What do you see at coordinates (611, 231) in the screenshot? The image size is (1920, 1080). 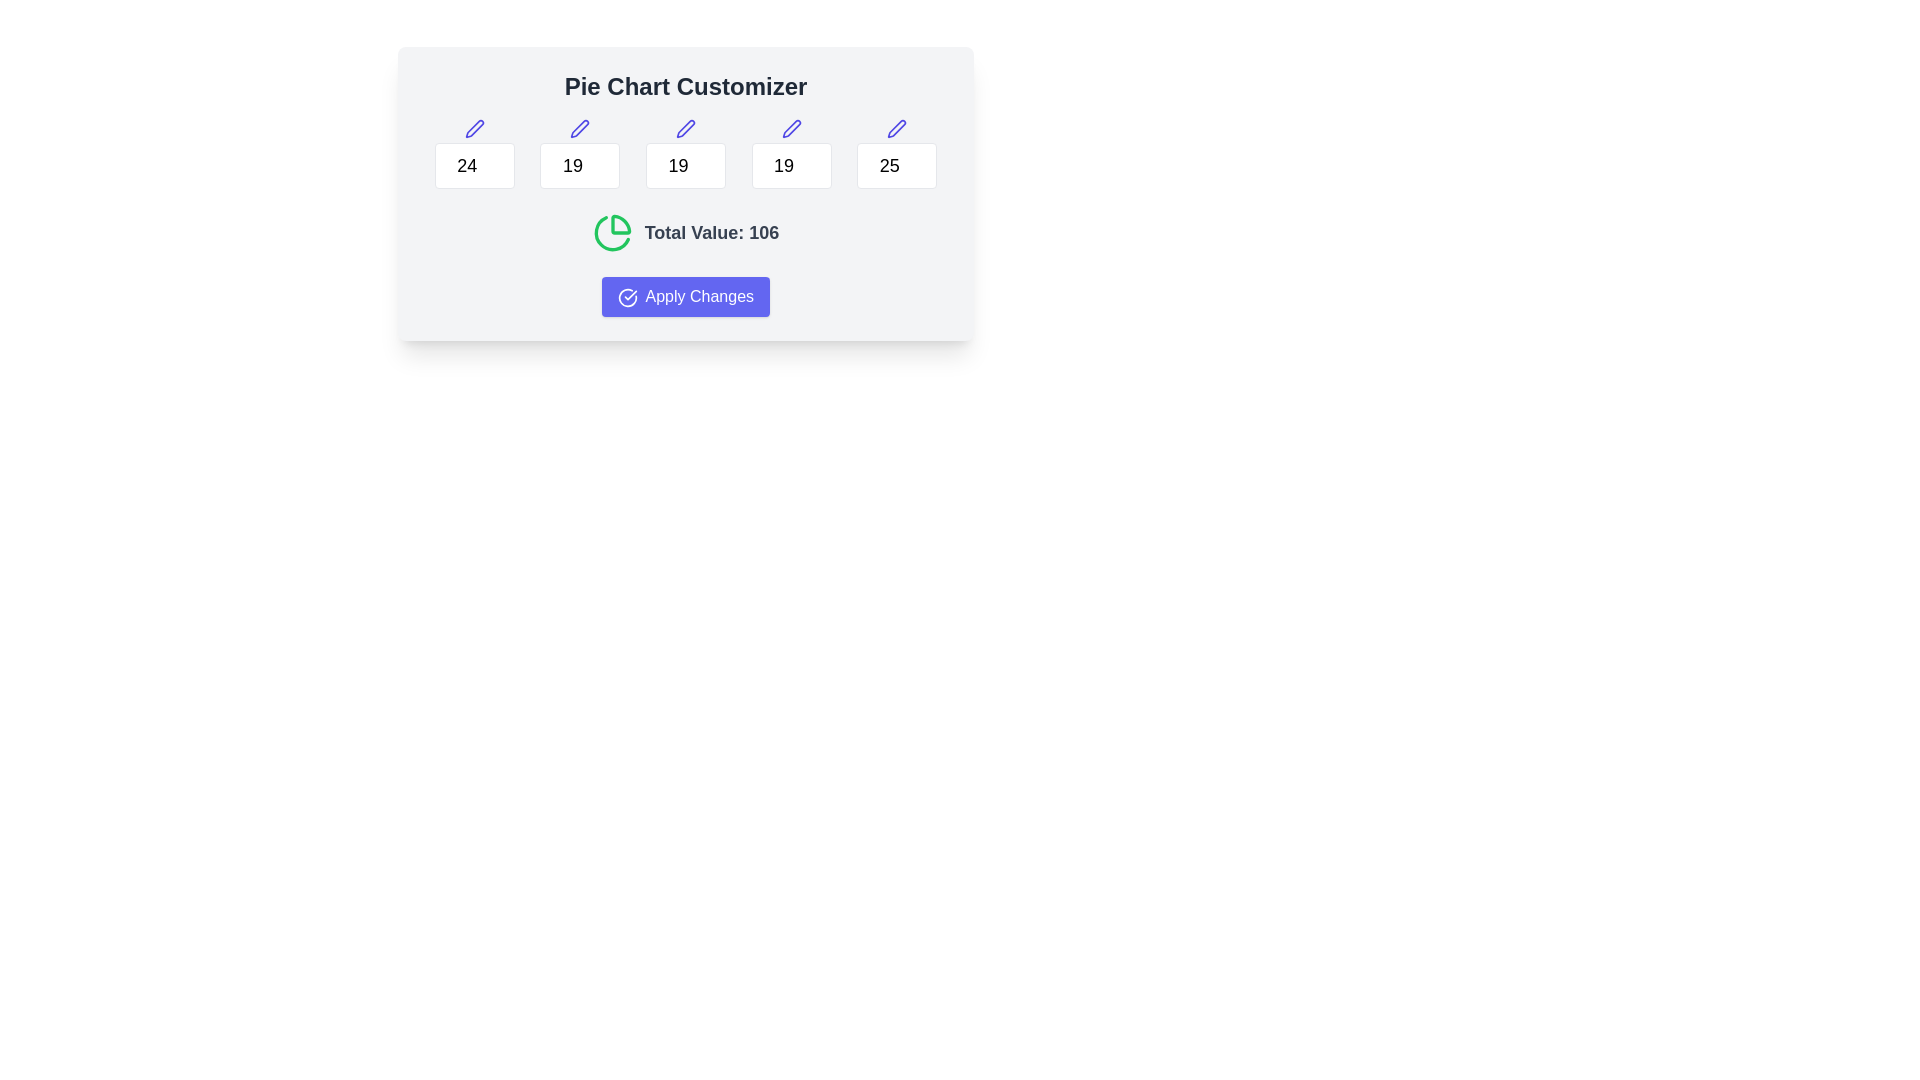 I see `the green pie chart icon, which is positioned to the left of the text 'Total Value: 106' in the lower section of the interface` at bounding box center [611, 231].